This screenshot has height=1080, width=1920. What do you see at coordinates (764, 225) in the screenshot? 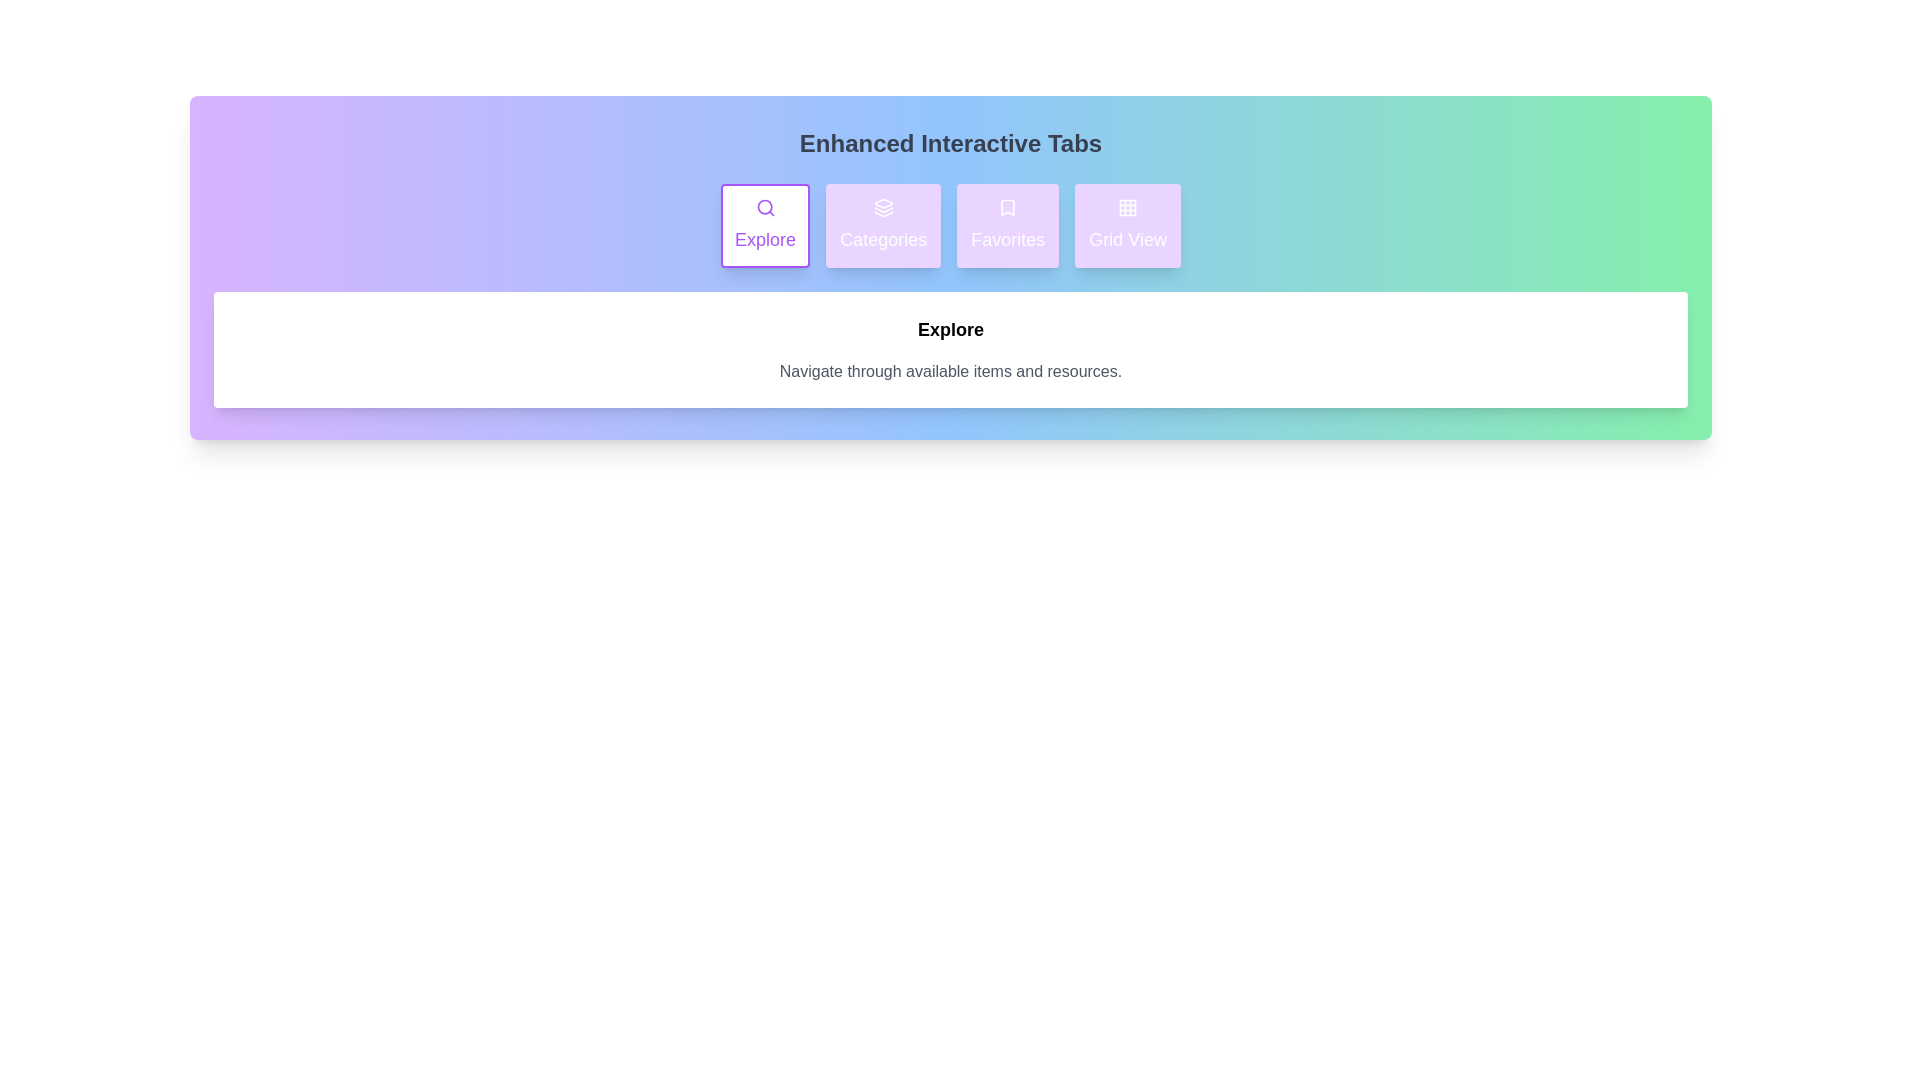
I see `the tab label to select the text` at bounding box center [764, 225].